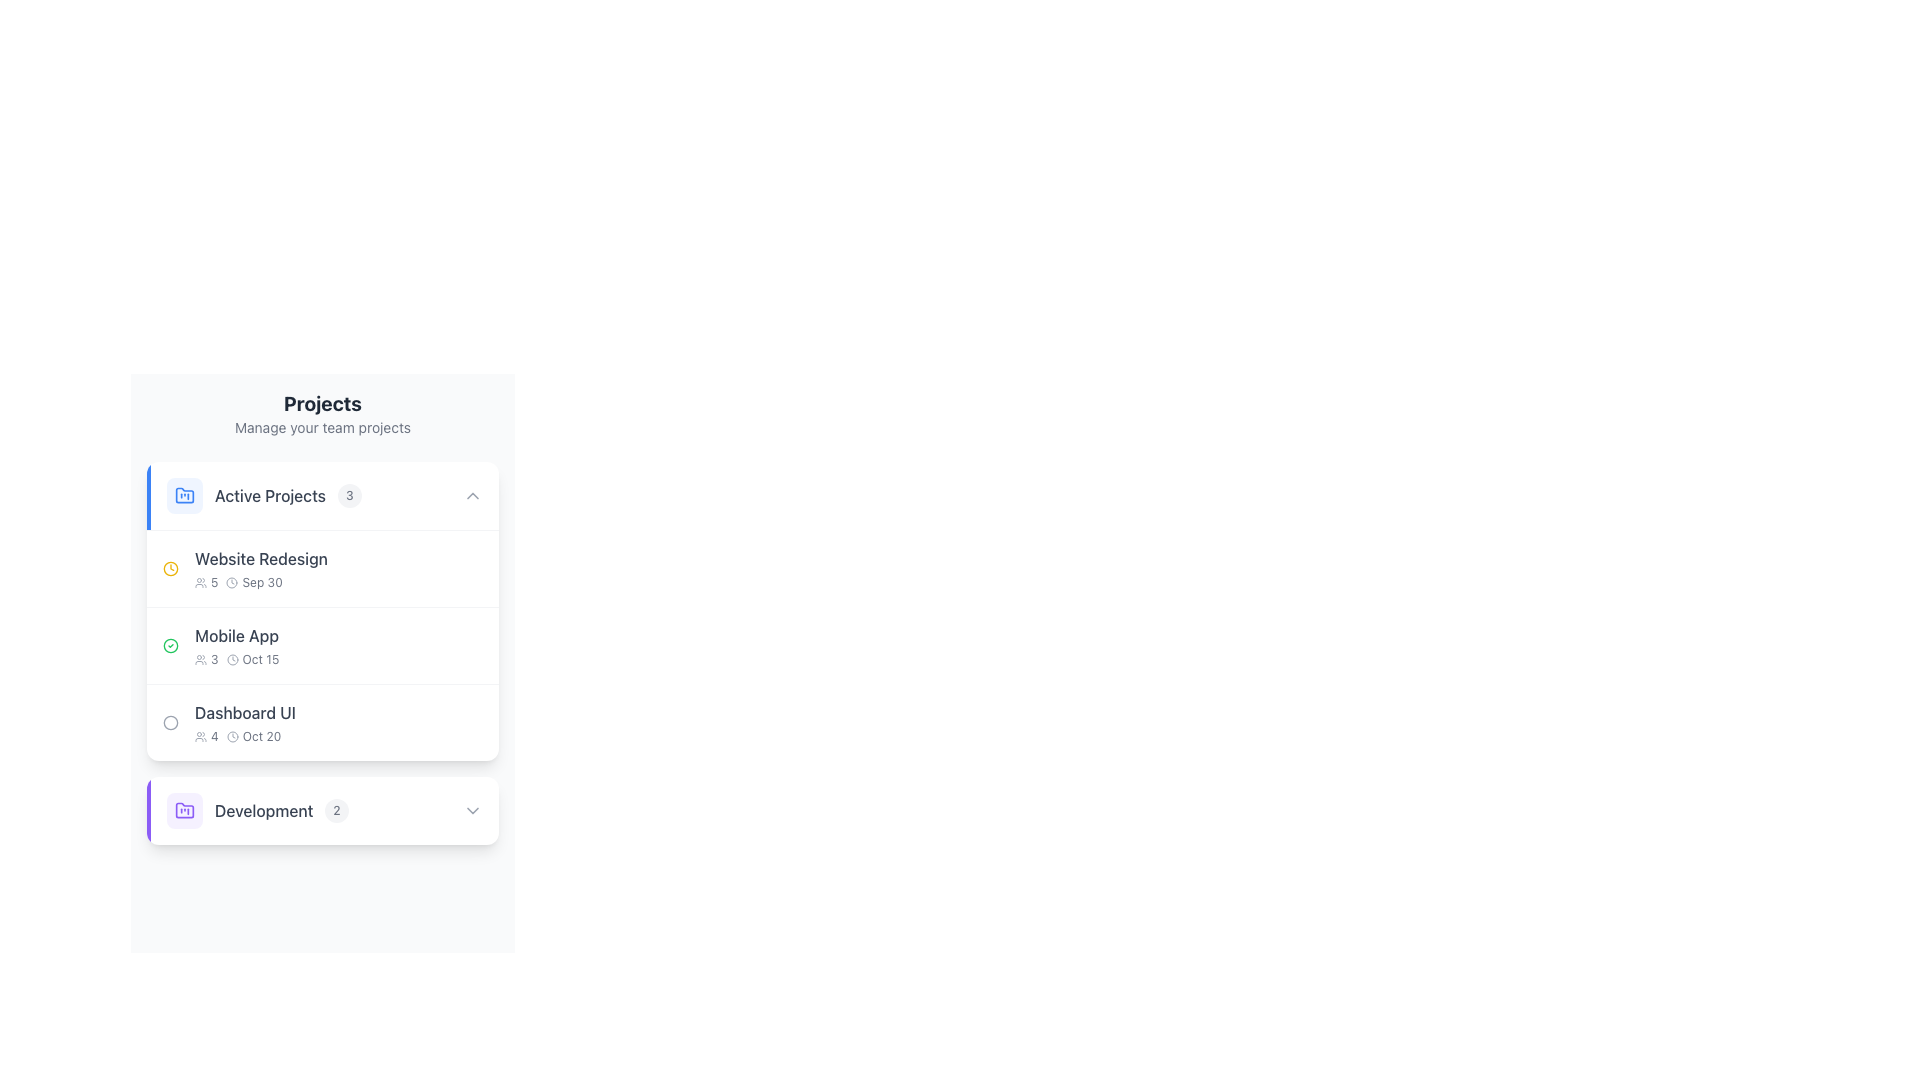 Image resolution: width=1920 pixels, height=1080 pixels. I want to click on the small, compact user icon with a minimalist outline style, located in the 'Dashboard UI' row to the left of the number '4', indicating the number of users, so click(201, 736).